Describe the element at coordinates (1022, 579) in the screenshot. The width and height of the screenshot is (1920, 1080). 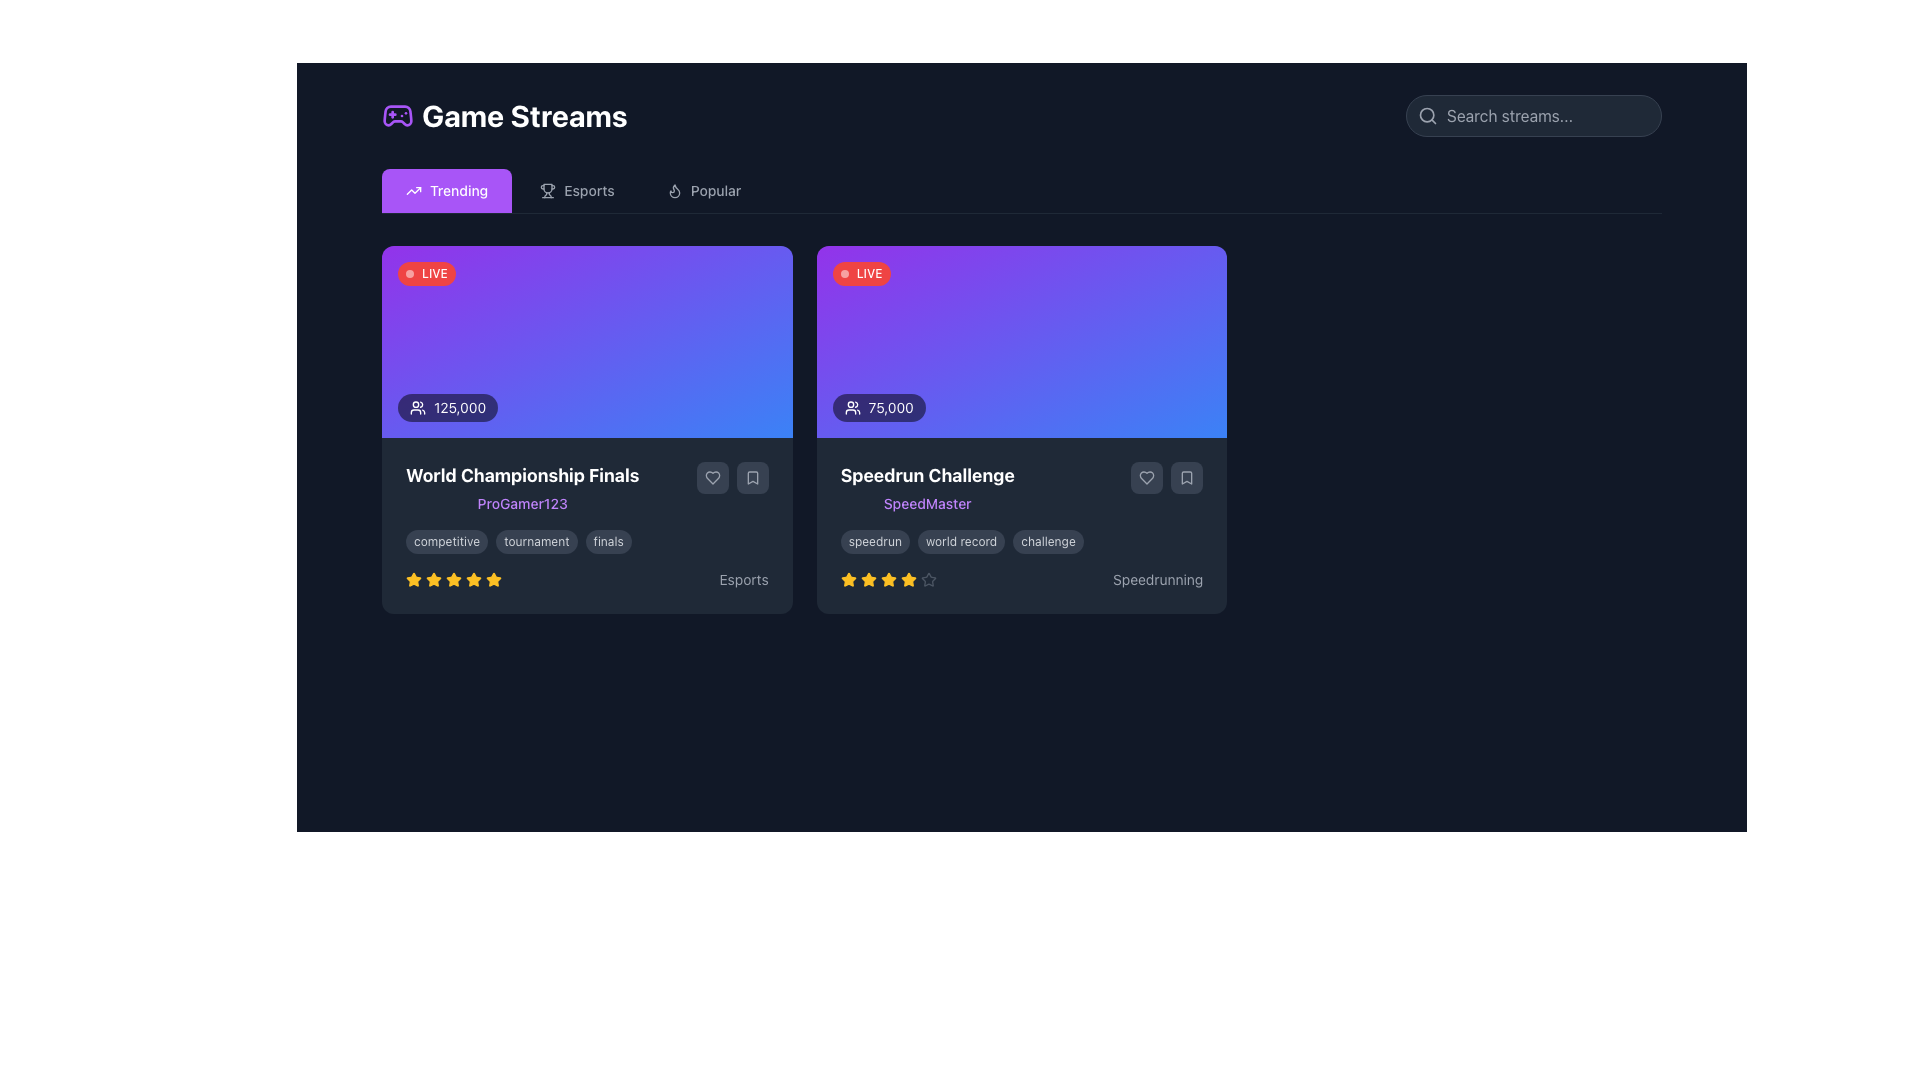
I see `text label located at the bottom-right of the 'Speedrun Challenge' card that denotes 'Speedrunning'` at that location.